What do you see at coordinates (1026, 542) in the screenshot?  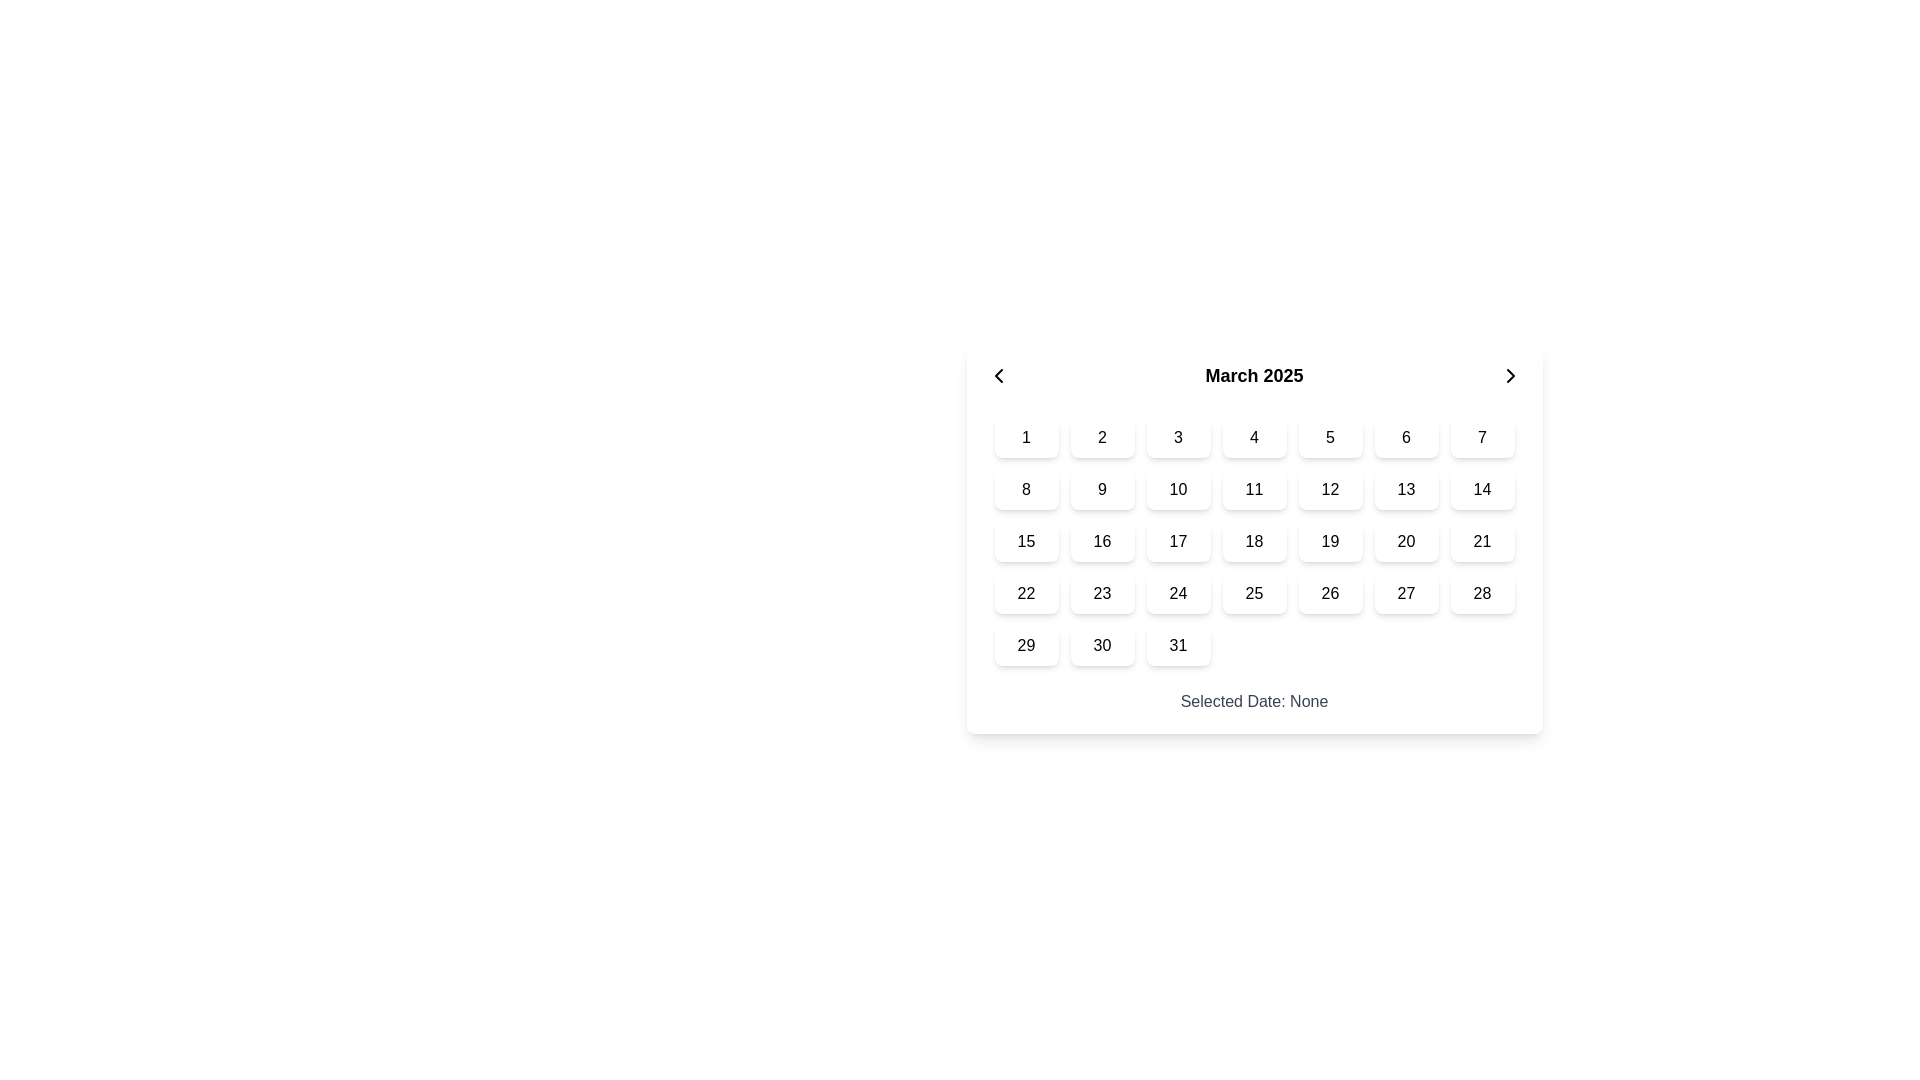 I see `the rounded rectangular button containing the number '15'` at bounding box center [1026, 542].